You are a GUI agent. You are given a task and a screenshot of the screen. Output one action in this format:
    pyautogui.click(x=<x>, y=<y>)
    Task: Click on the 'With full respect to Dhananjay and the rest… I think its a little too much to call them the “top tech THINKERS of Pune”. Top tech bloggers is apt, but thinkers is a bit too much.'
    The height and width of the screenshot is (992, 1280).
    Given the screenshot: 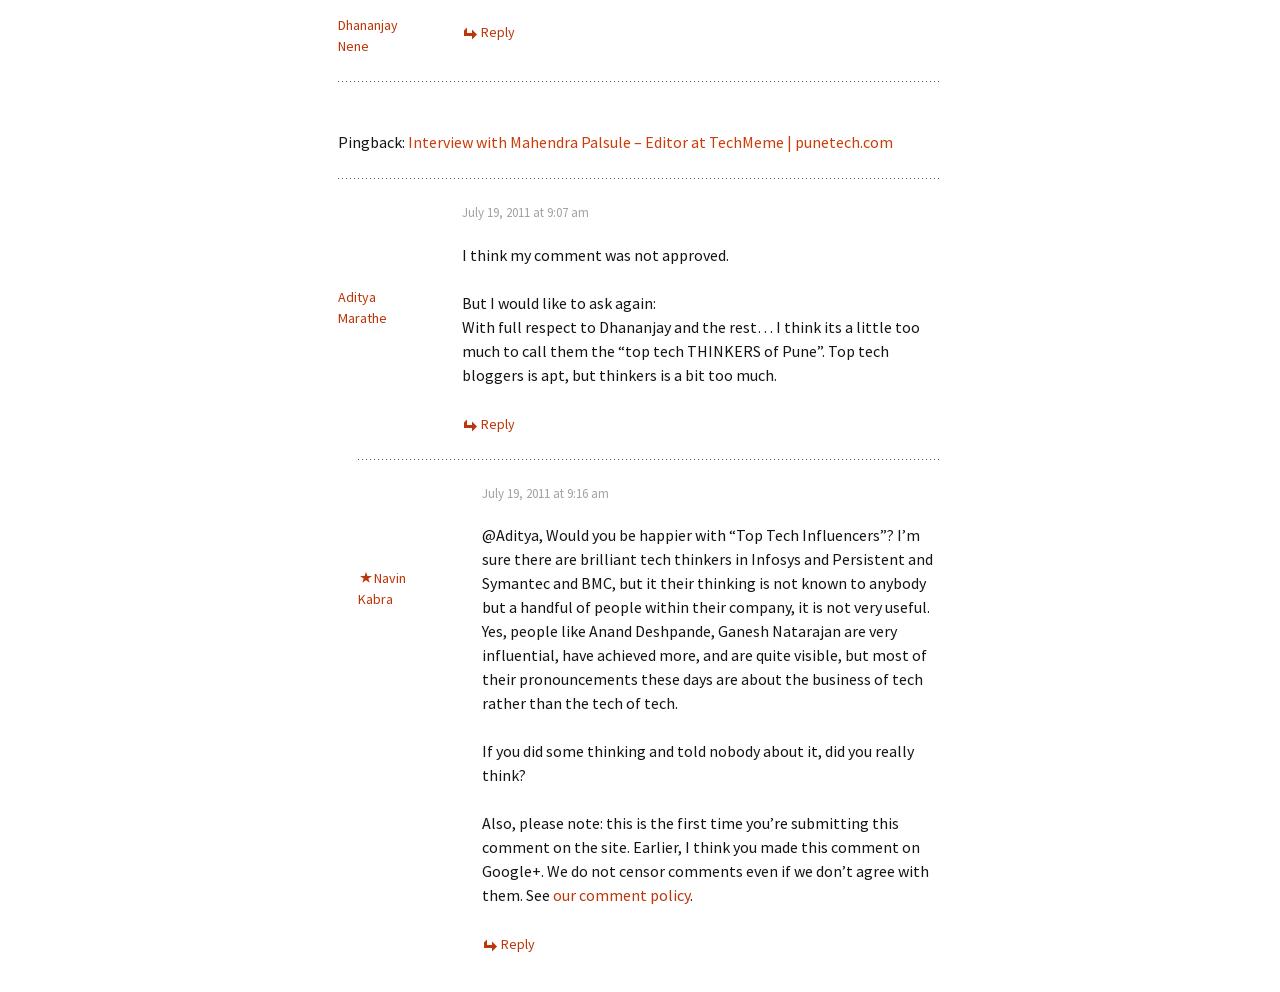 What is the action you would take?
    pyautogui.click(x=690, y=348)
    